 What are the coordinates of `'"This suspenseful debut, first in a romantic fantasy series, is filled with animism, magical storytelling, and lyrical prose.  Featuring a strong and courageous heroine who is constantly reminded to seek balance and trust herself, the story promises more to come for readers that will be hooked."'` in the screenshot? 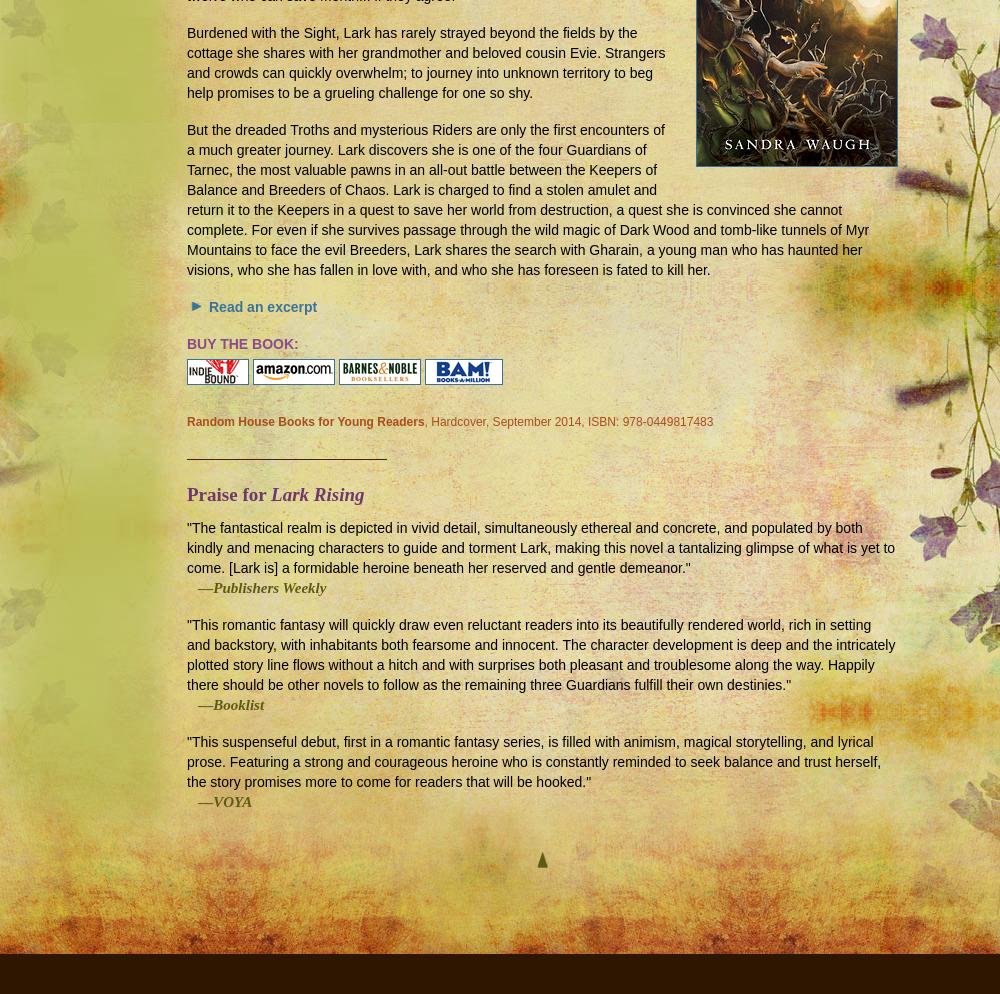 It's located at (534, 761).